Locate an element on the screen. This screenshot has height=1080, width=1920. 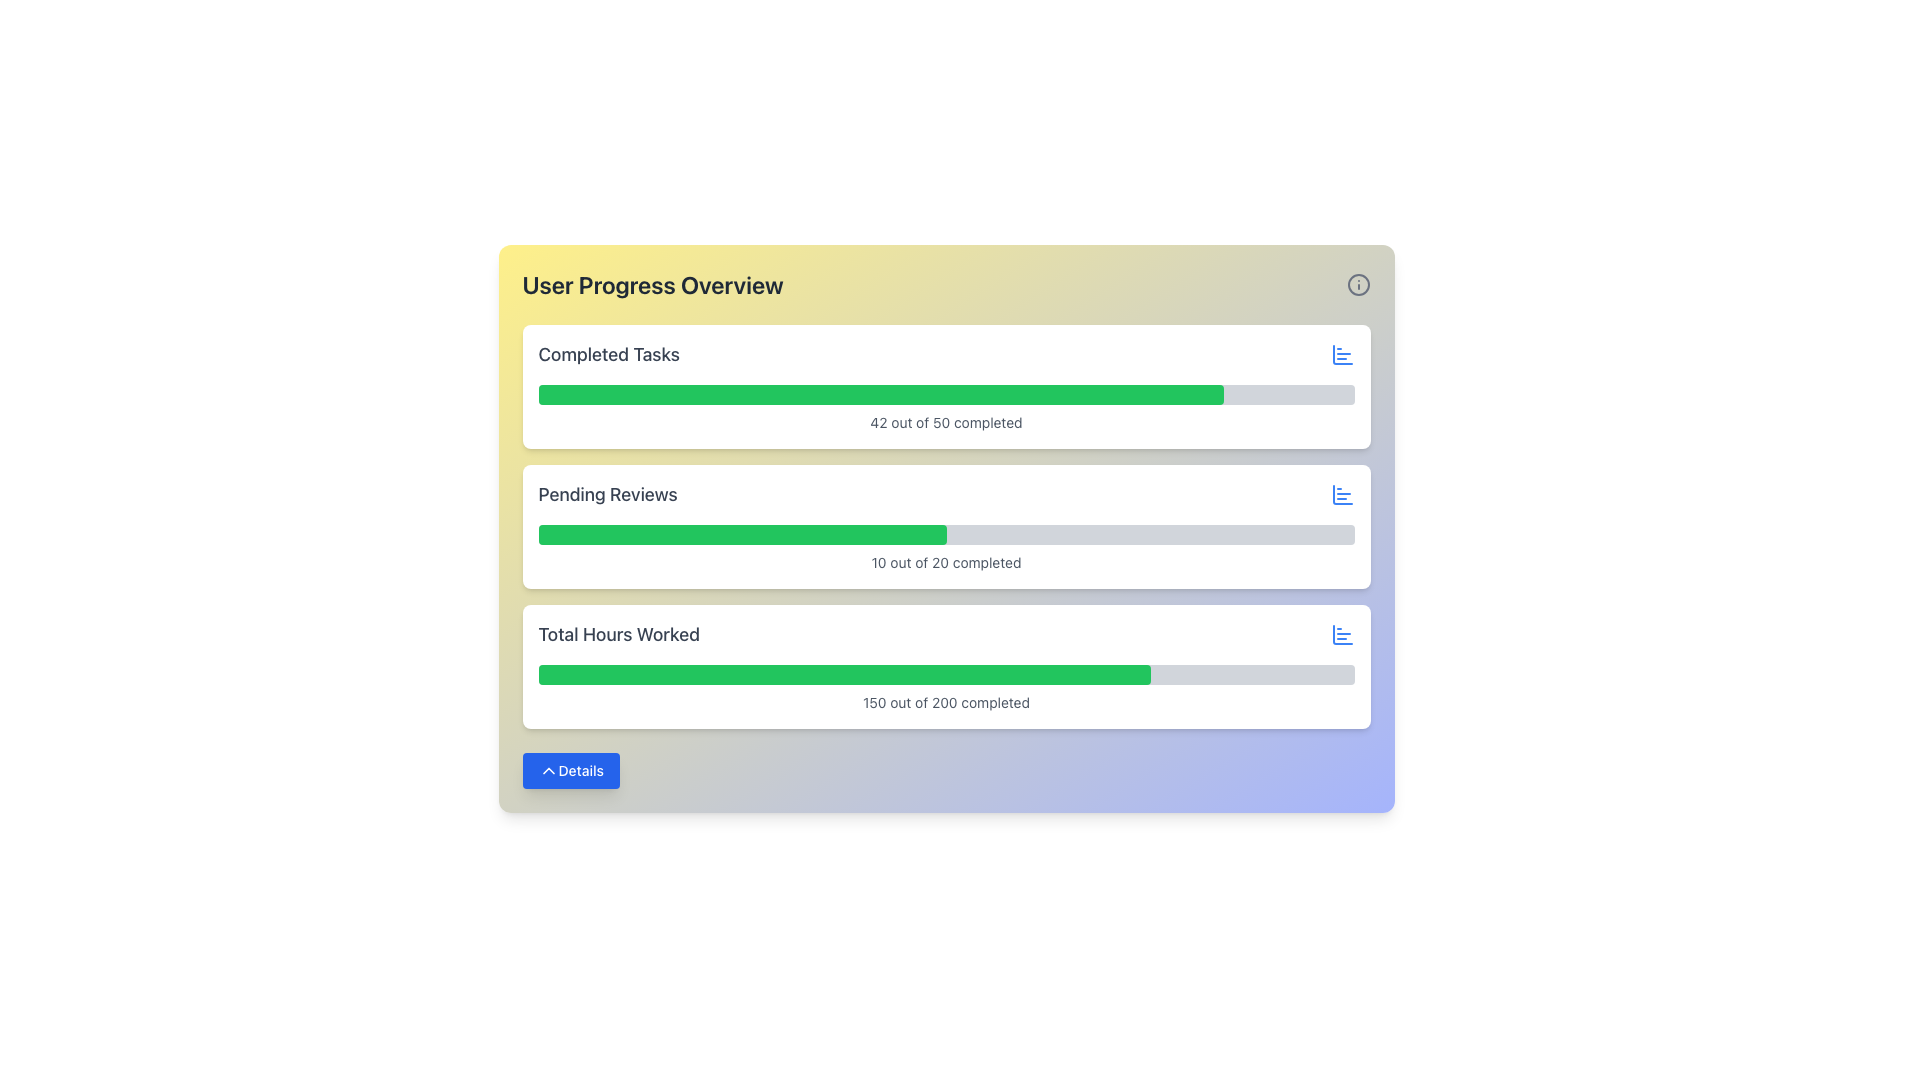
the blue rectangular button labeled 'Details' with a white chevron icon is located at coordinates (570, 770).